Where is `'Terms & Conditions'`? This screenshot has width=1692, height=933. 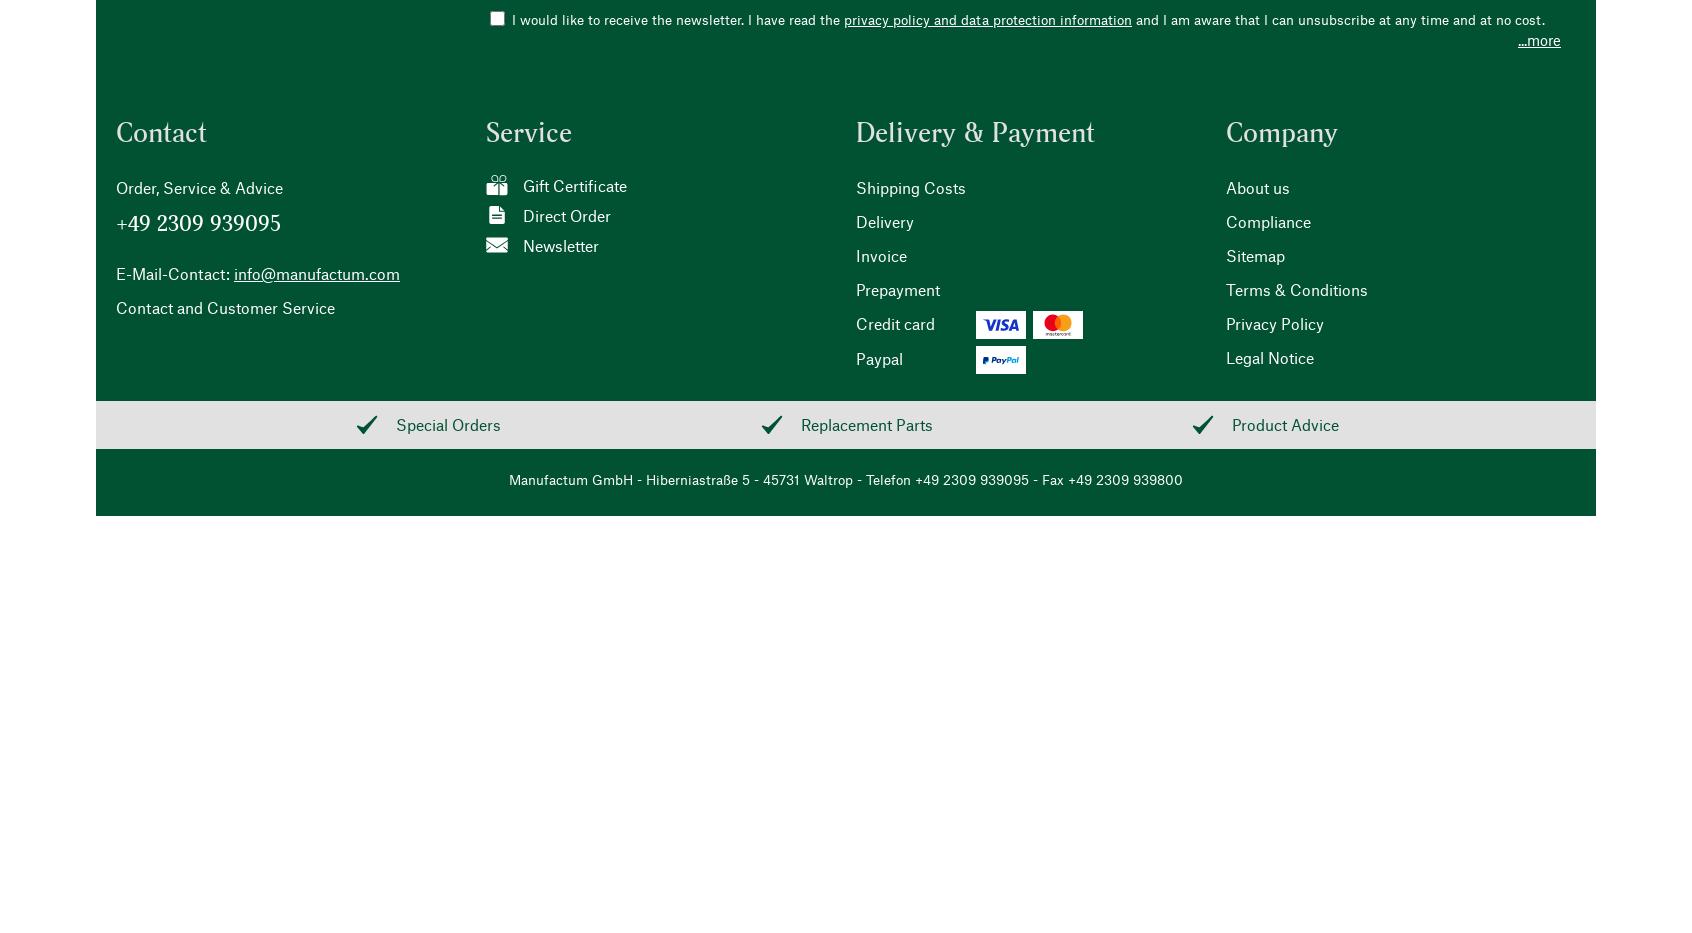 'Terms & Conditions' is located at coordinates (1295, 288).